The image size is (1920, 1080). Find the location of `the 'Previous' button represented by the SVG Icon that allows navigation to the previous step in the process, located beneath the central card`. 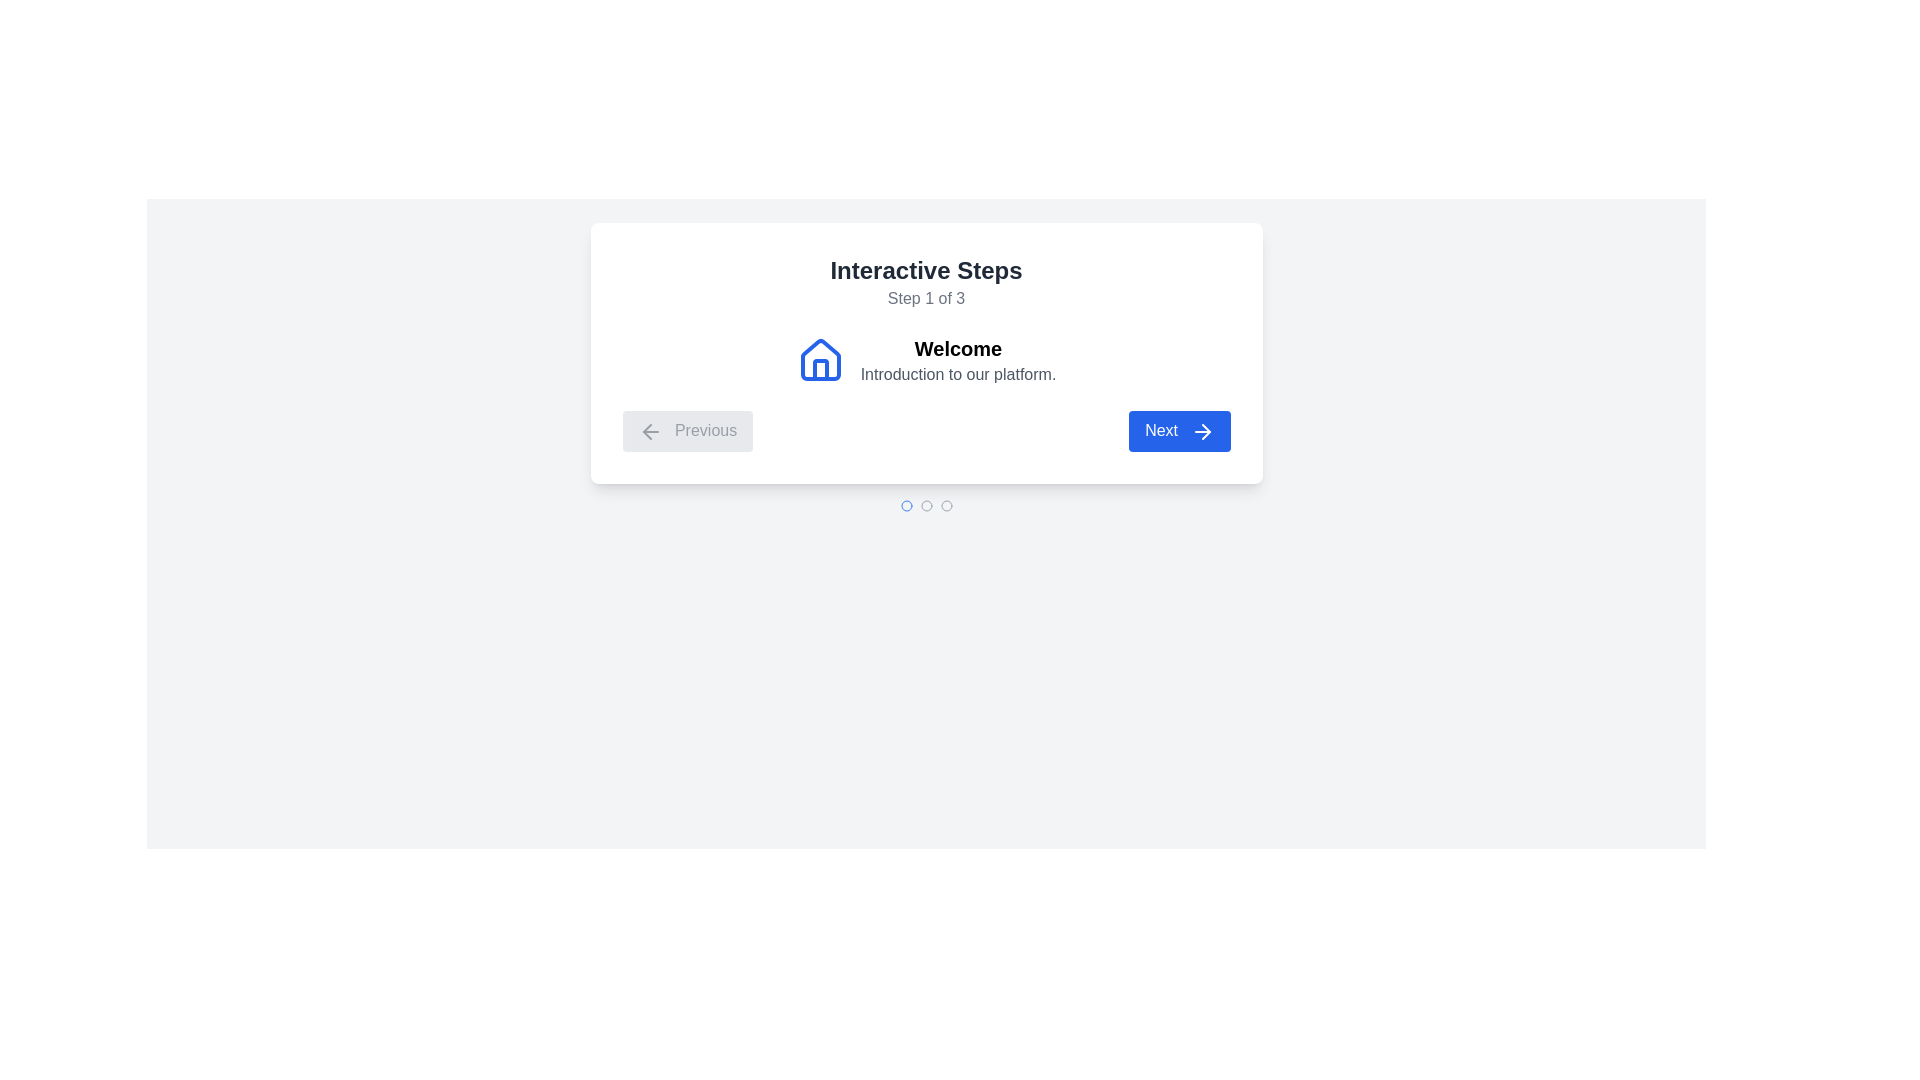

the 'Previous' button represented by the SVG Icon that allows navigation to the previous step in the process, located beneath the central card is located at coordinates (650, 430).